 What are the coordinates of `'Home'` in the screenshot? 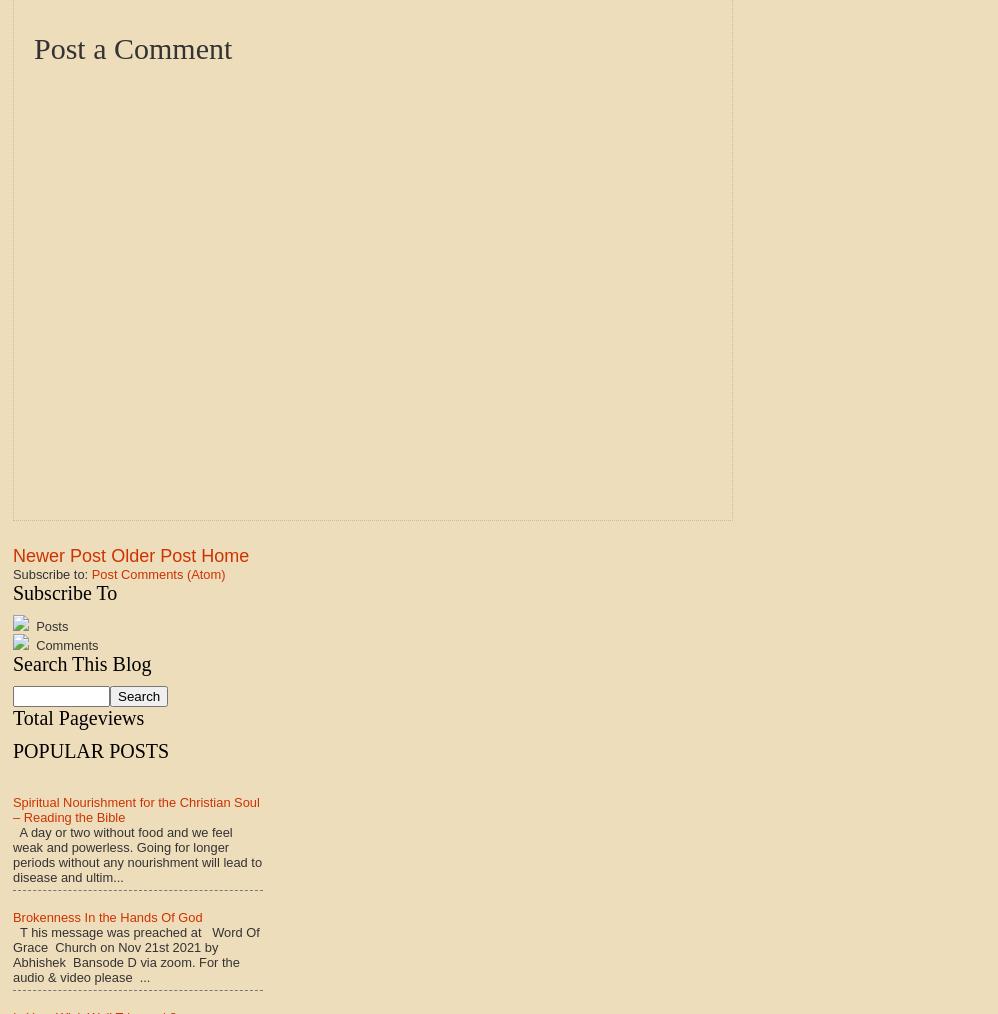 It's located at (225, 553).